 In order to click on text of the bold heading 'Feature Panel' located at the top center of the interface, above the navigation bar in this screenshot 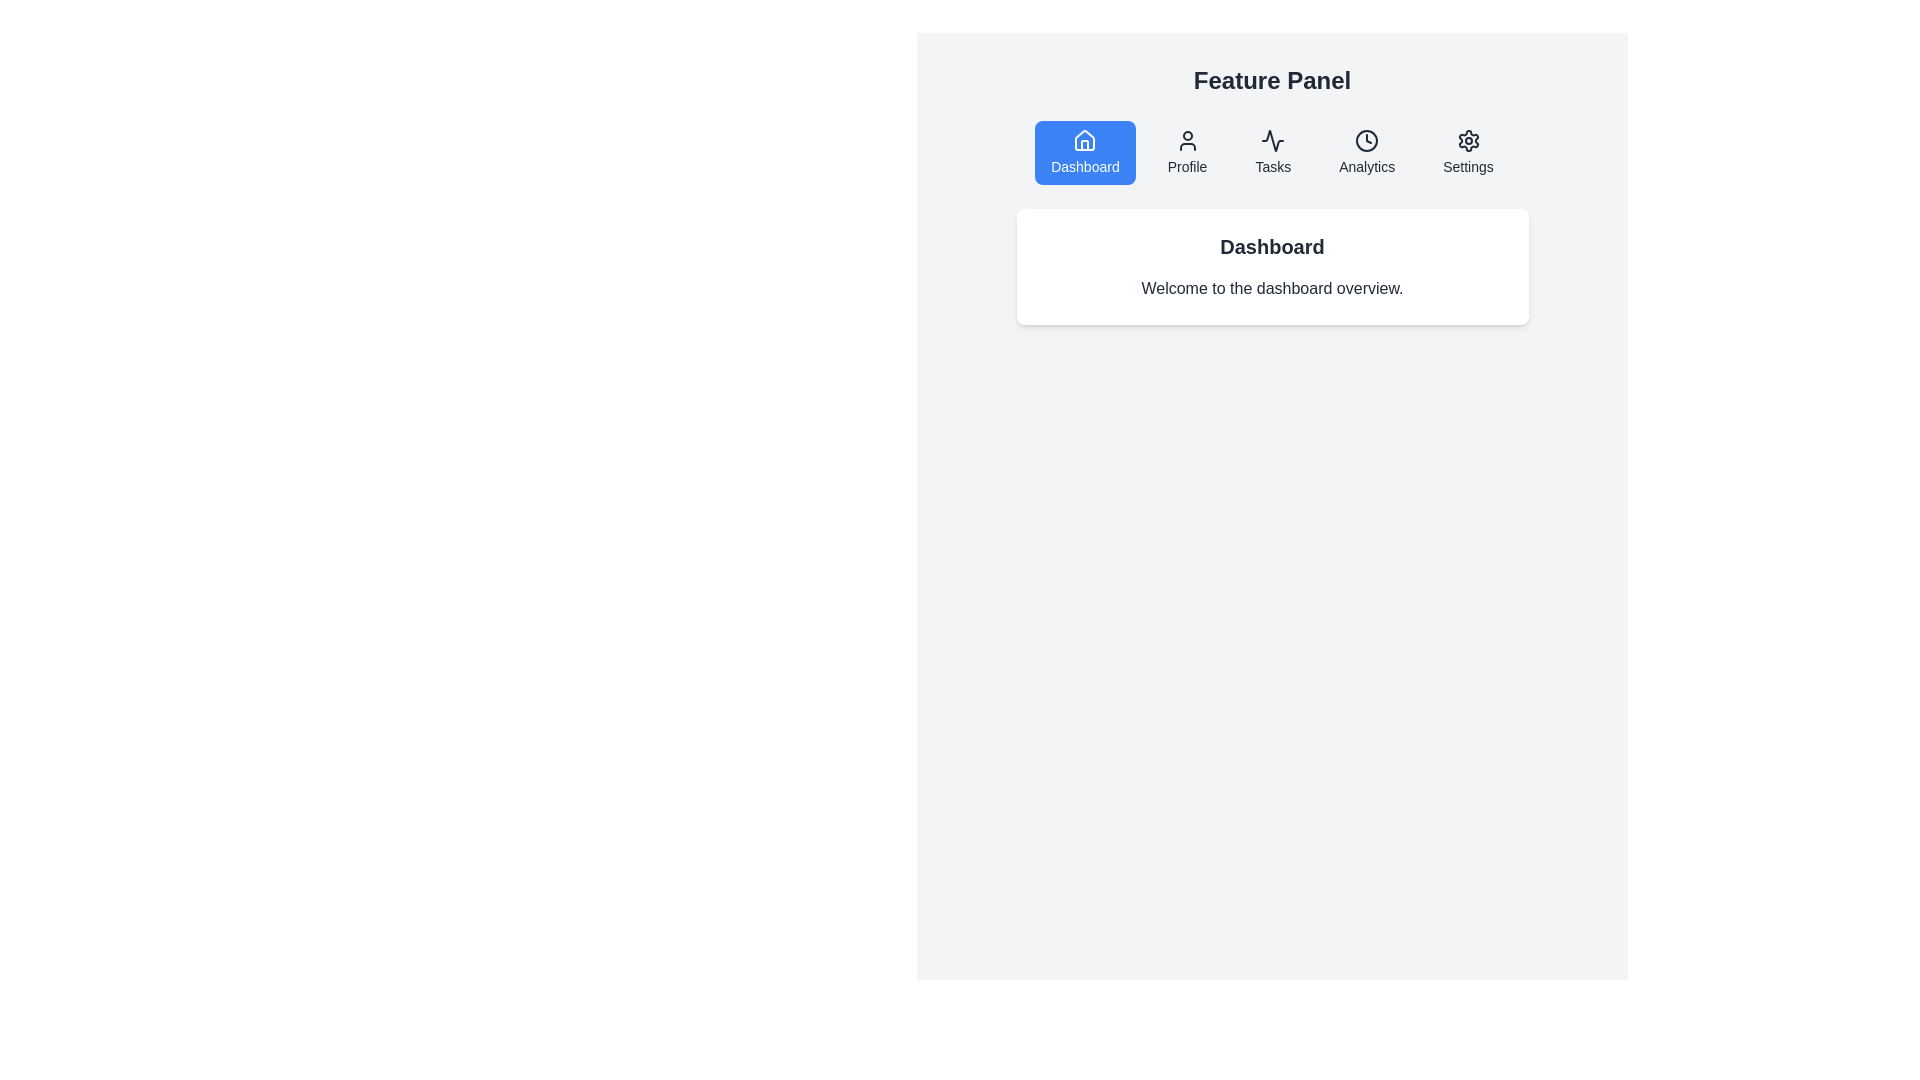, I will do `click(1271, 80)`.